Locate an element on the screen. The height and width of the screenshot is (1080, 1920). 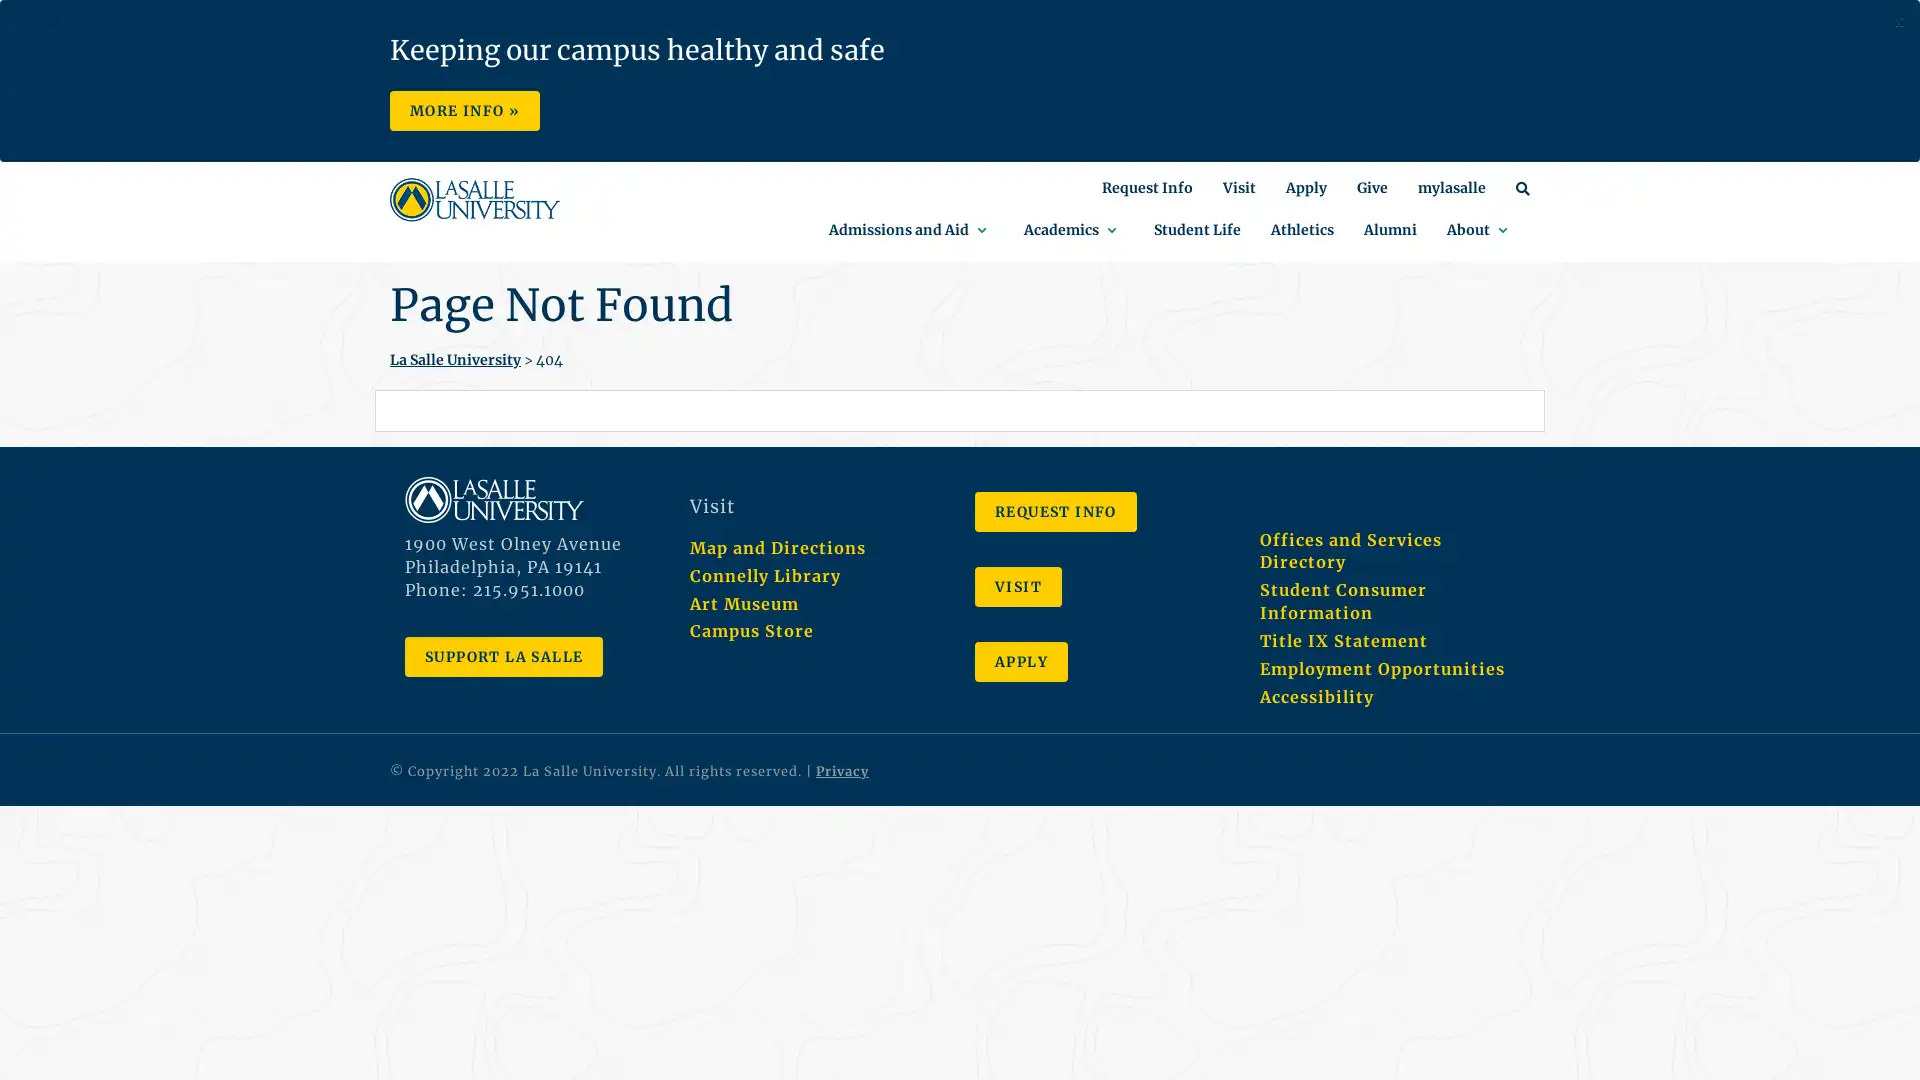
REQUEST INFO is located at coordinates (1054, 511).